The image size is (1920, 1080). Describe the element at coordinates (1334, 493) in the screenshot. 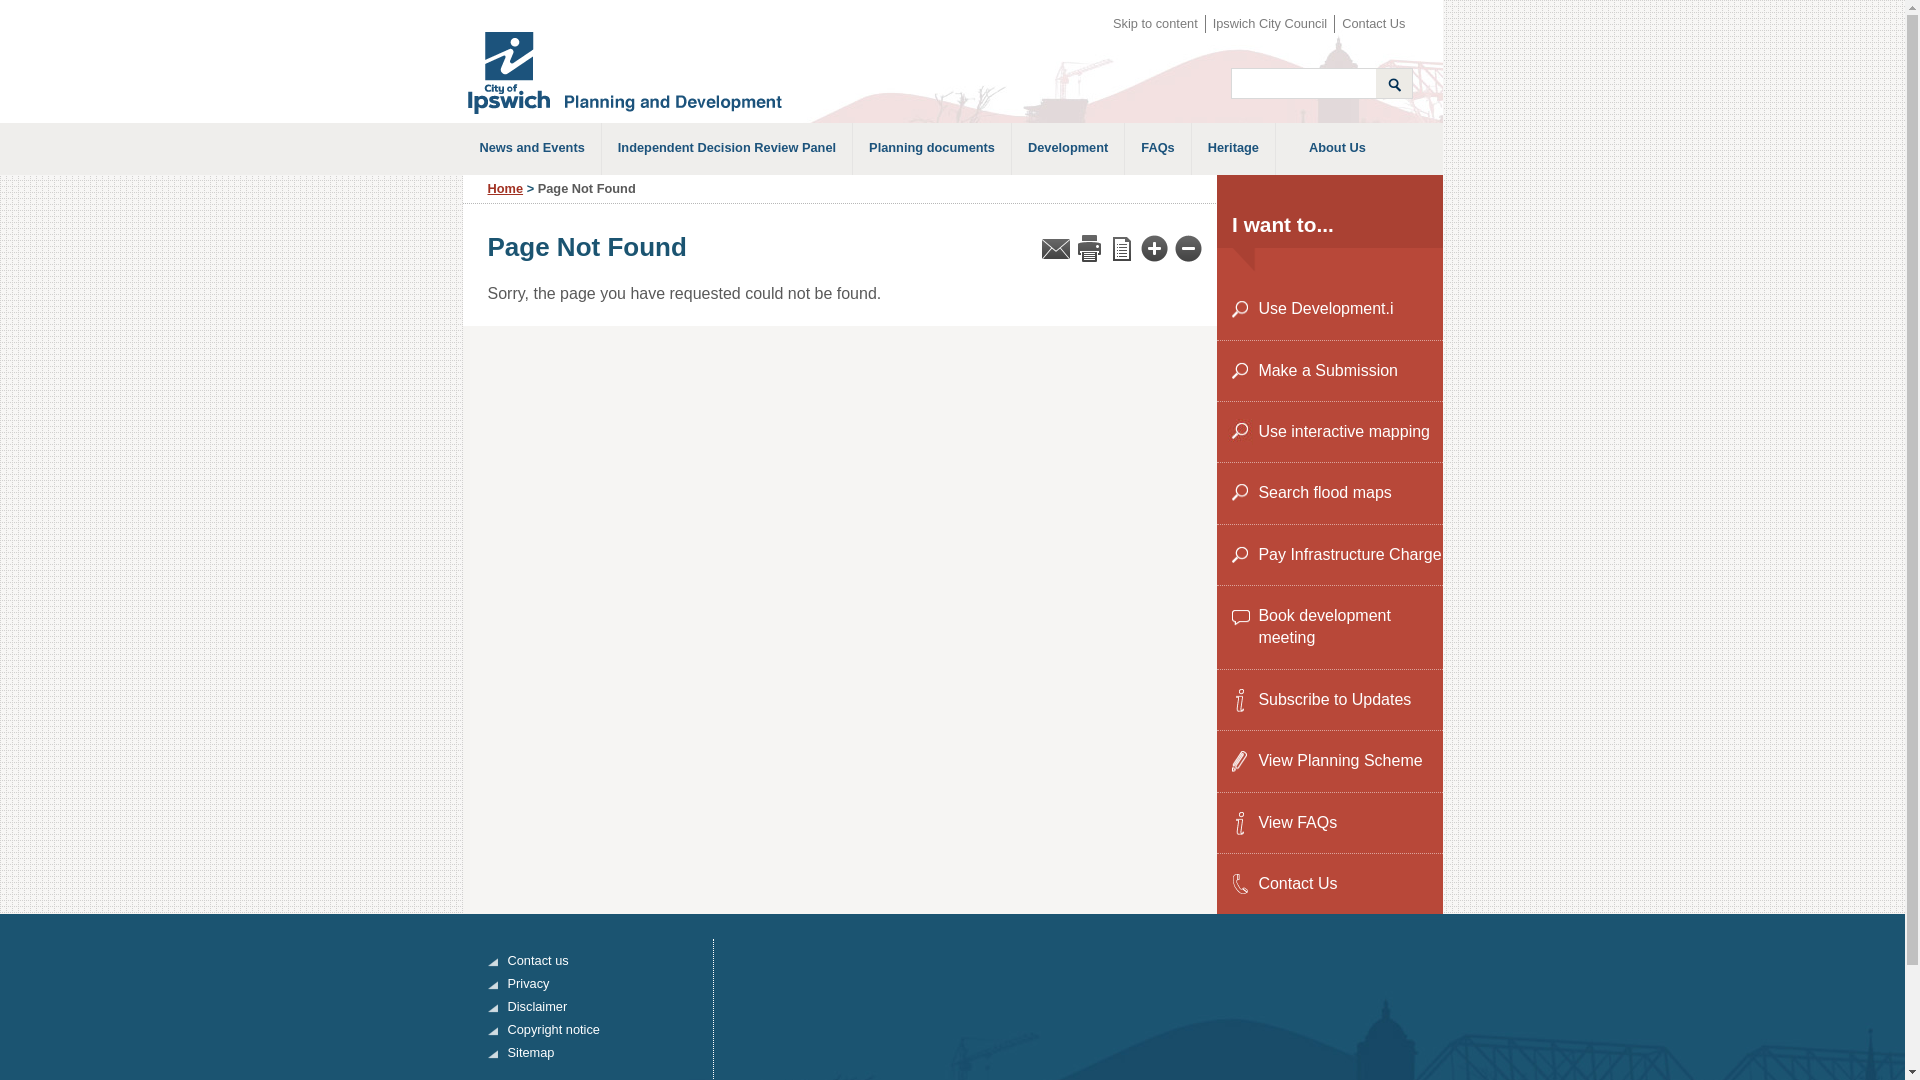

I see `'Search flood maps'` at that location.